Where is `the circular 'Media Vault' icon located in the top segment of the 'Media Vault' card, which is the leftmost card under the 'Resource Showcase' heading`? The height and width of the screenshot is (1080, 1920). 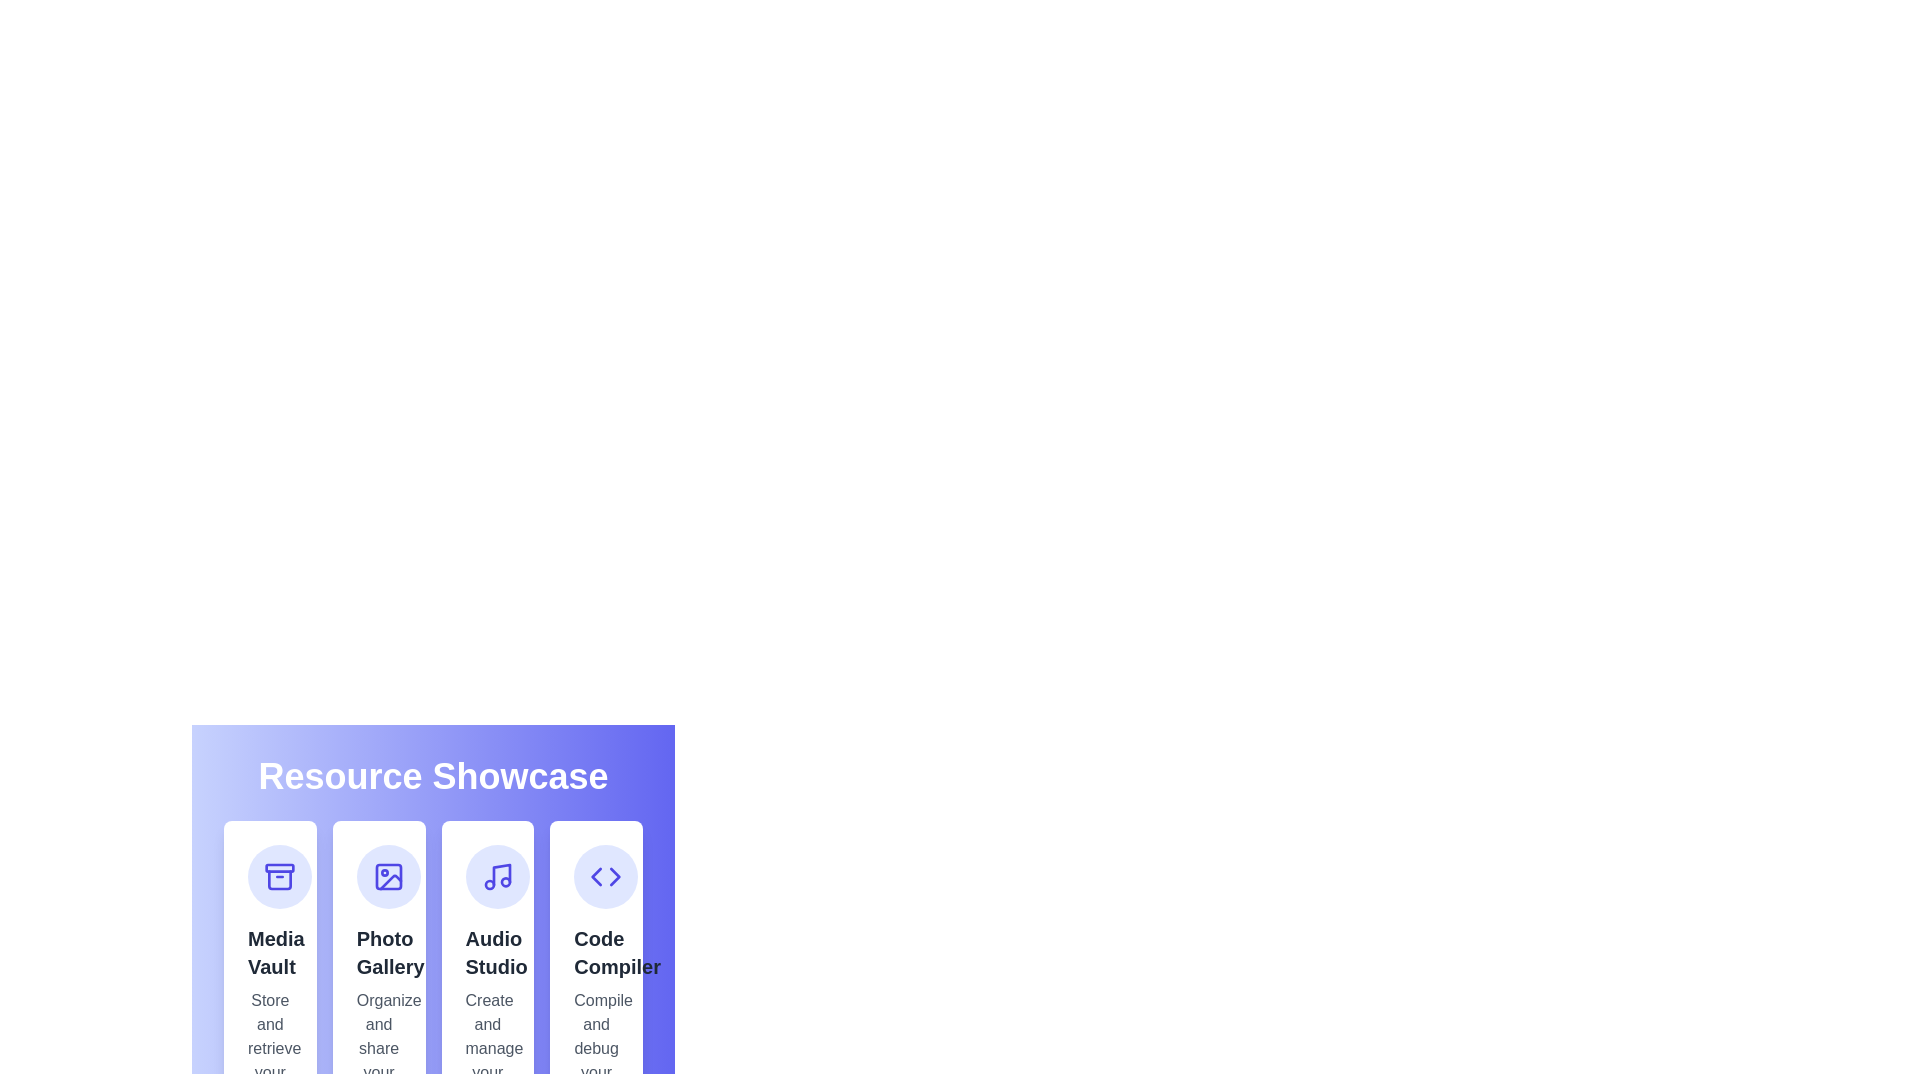 the circular 'Media Vault' icon located in the top segment of the 'Media Vault' card, which is the leftmost card under the 'Resource Showcase' heading is located at coordinates (278, 875).